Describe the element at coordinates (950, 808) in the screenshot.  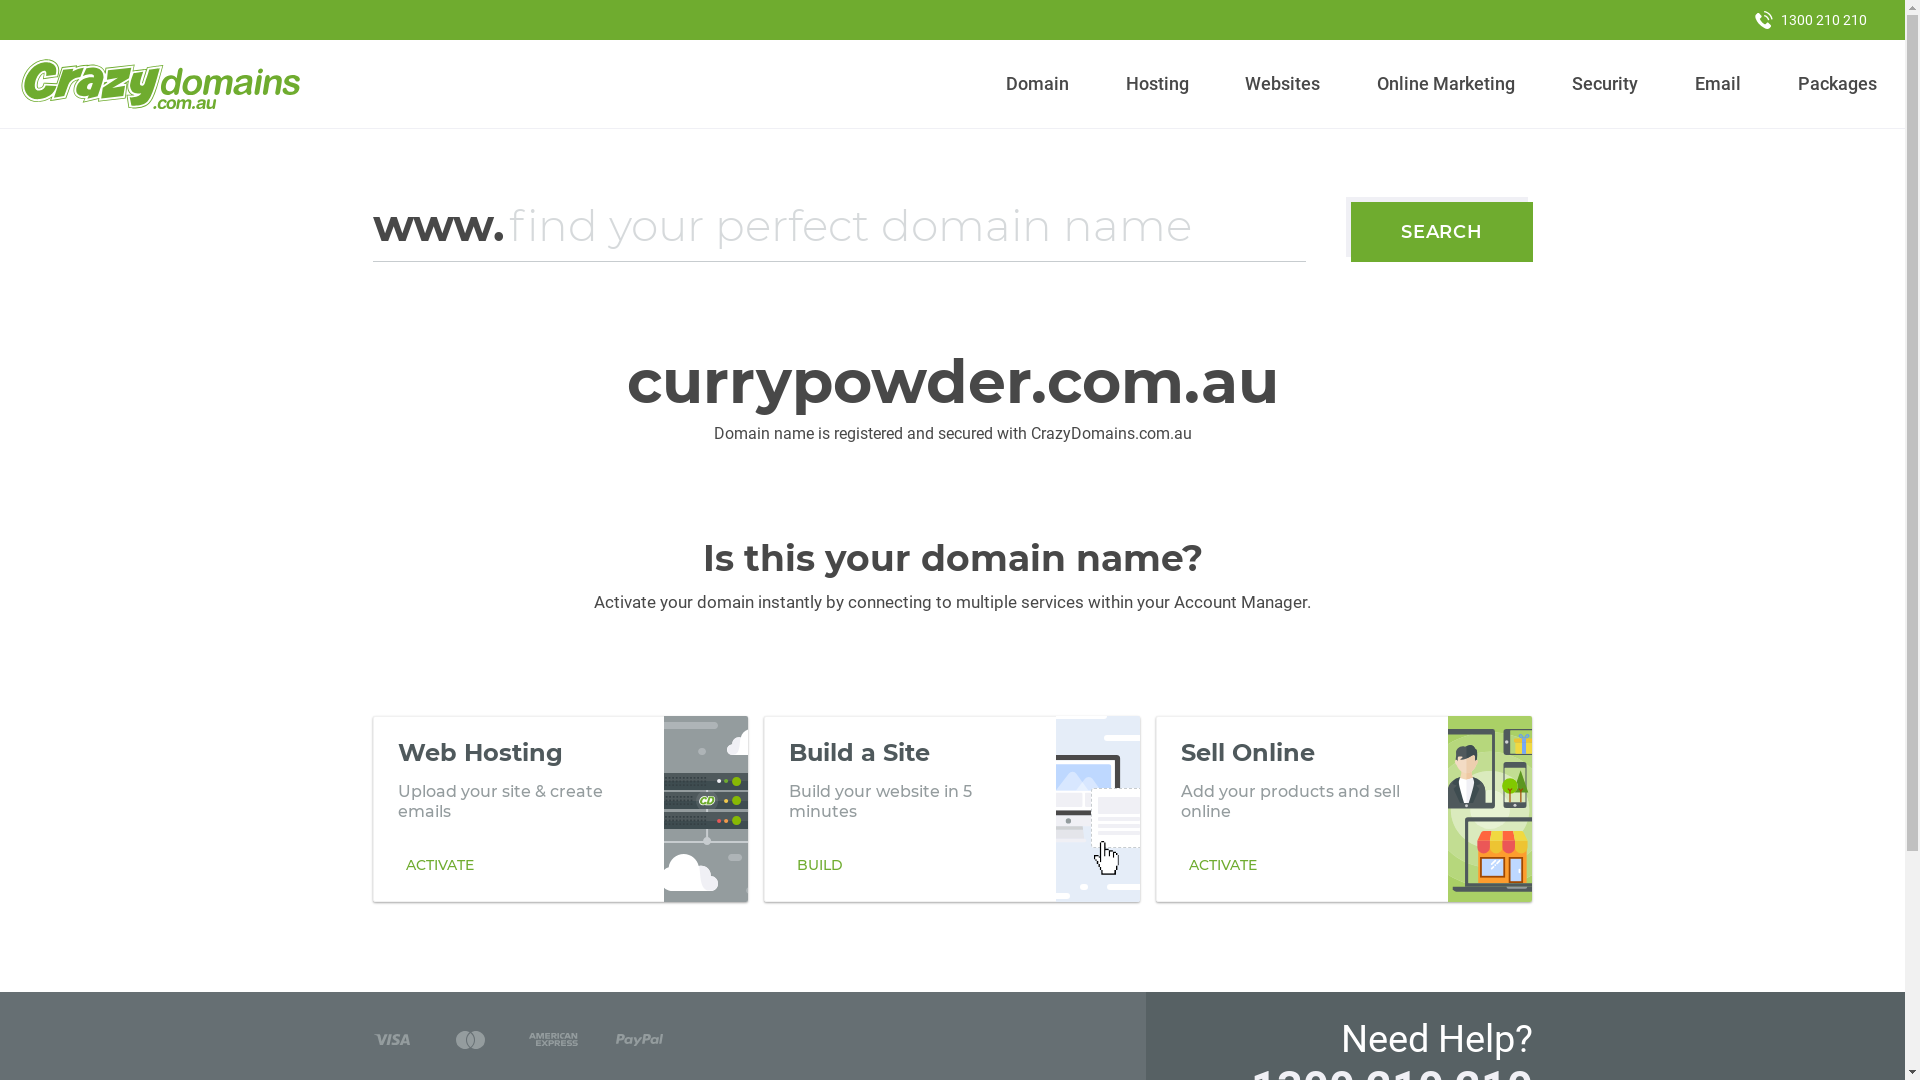
I see `'Build a Site` at that location.